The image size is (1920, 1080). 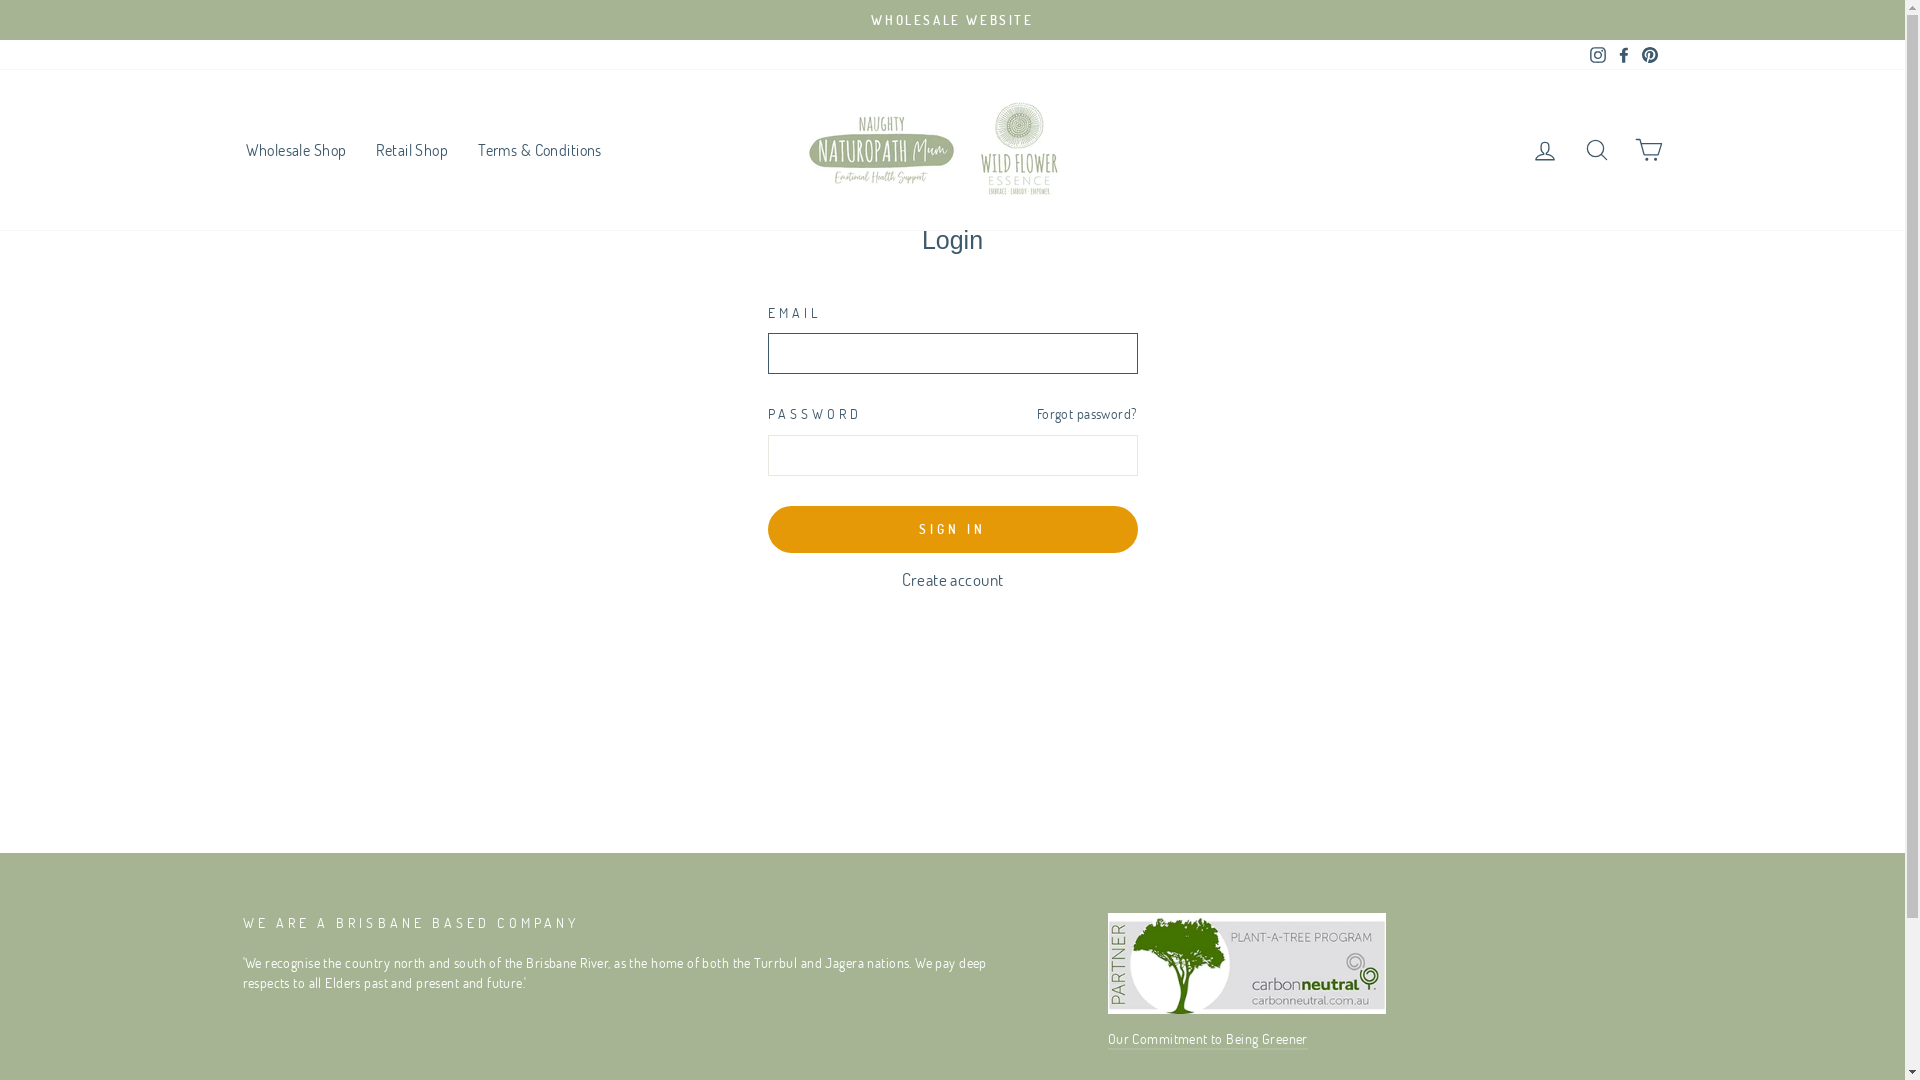 What do you see at coordinates (952, 527) in the screenshot?
I see `'SIGN IN'` at bounding box center [952, 527].